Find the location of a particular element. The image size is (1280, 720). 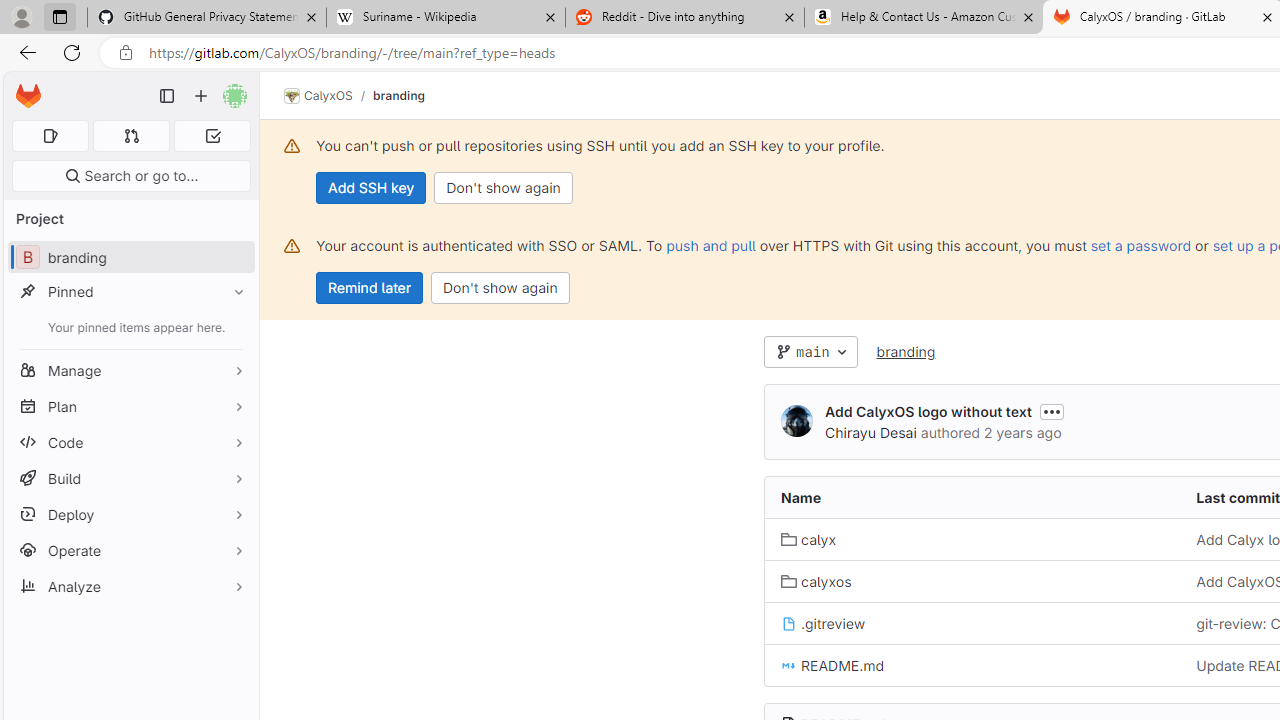

'Build' is located at coordinates (130, 478).